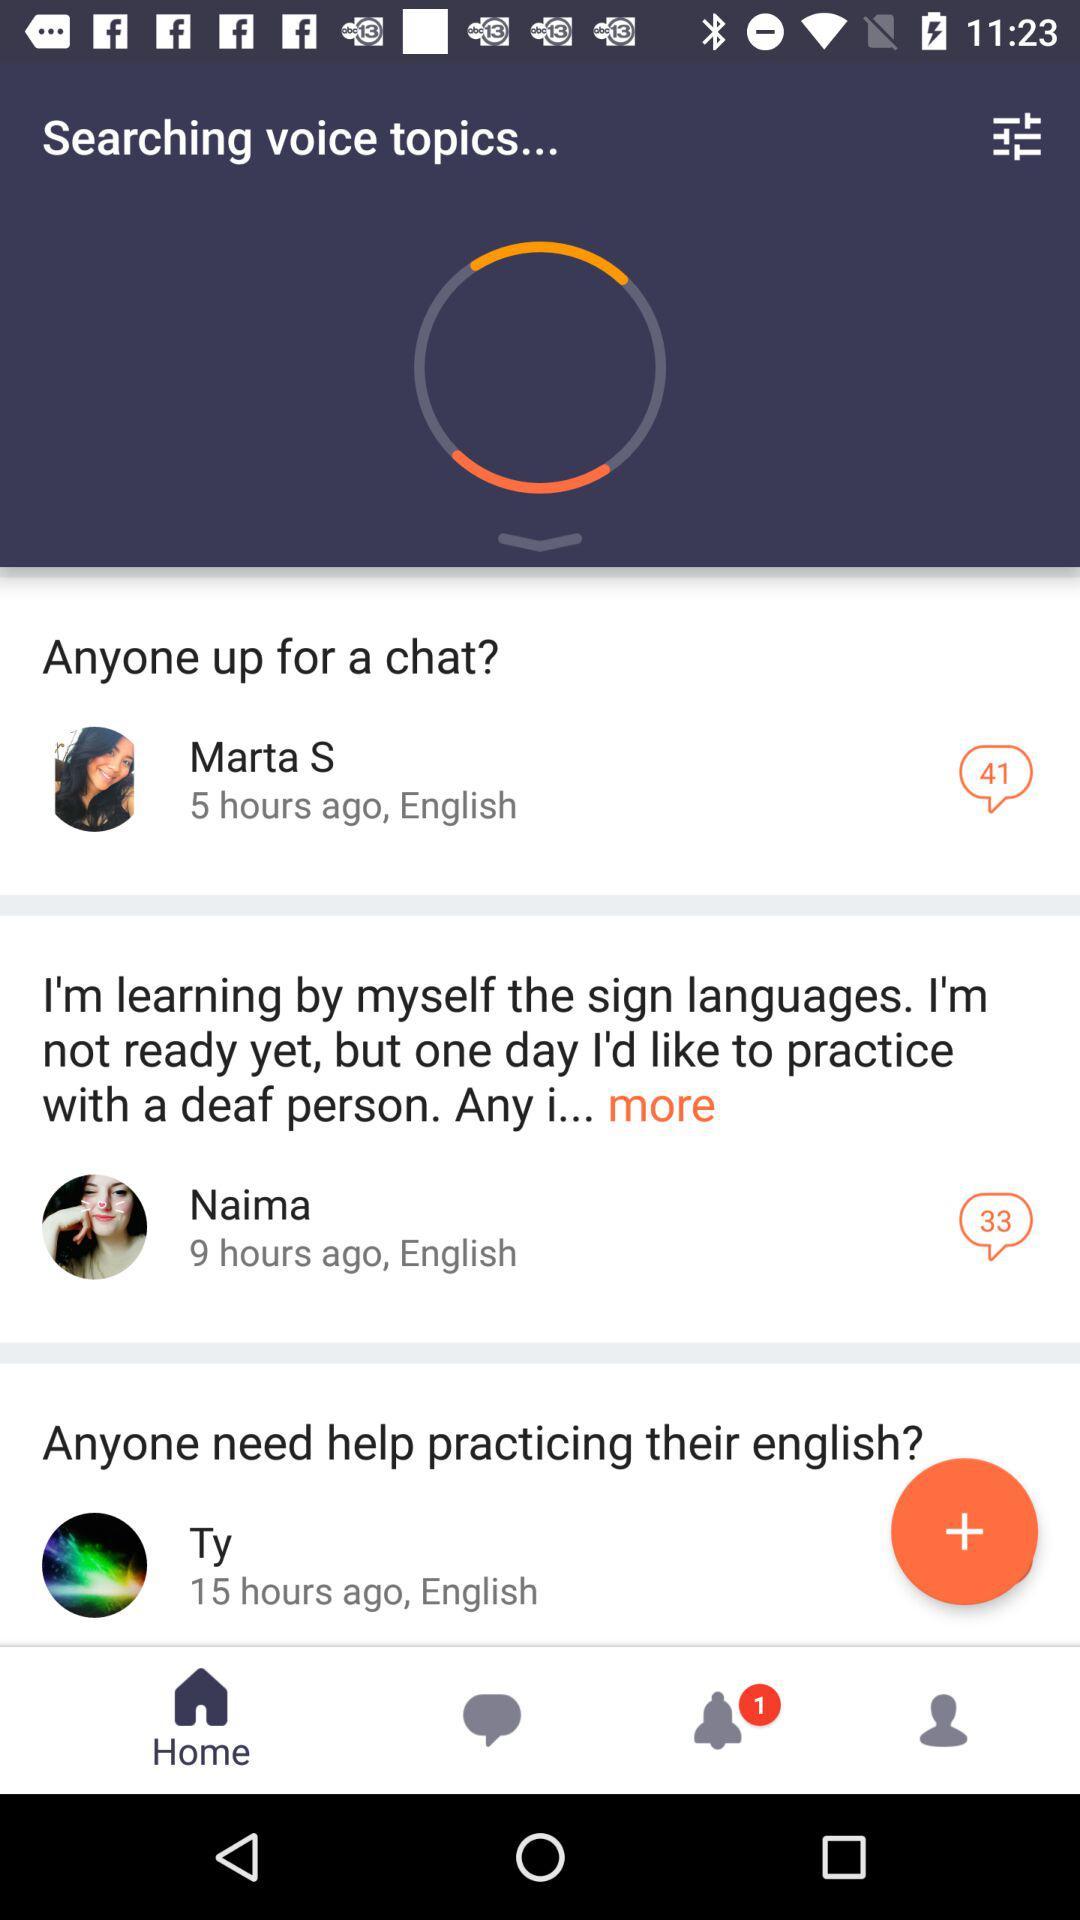 This screenshot has height=1920, width=1080. Describe the element at coordinates (963, 1530) in the screenshot. I see `message` at that location.